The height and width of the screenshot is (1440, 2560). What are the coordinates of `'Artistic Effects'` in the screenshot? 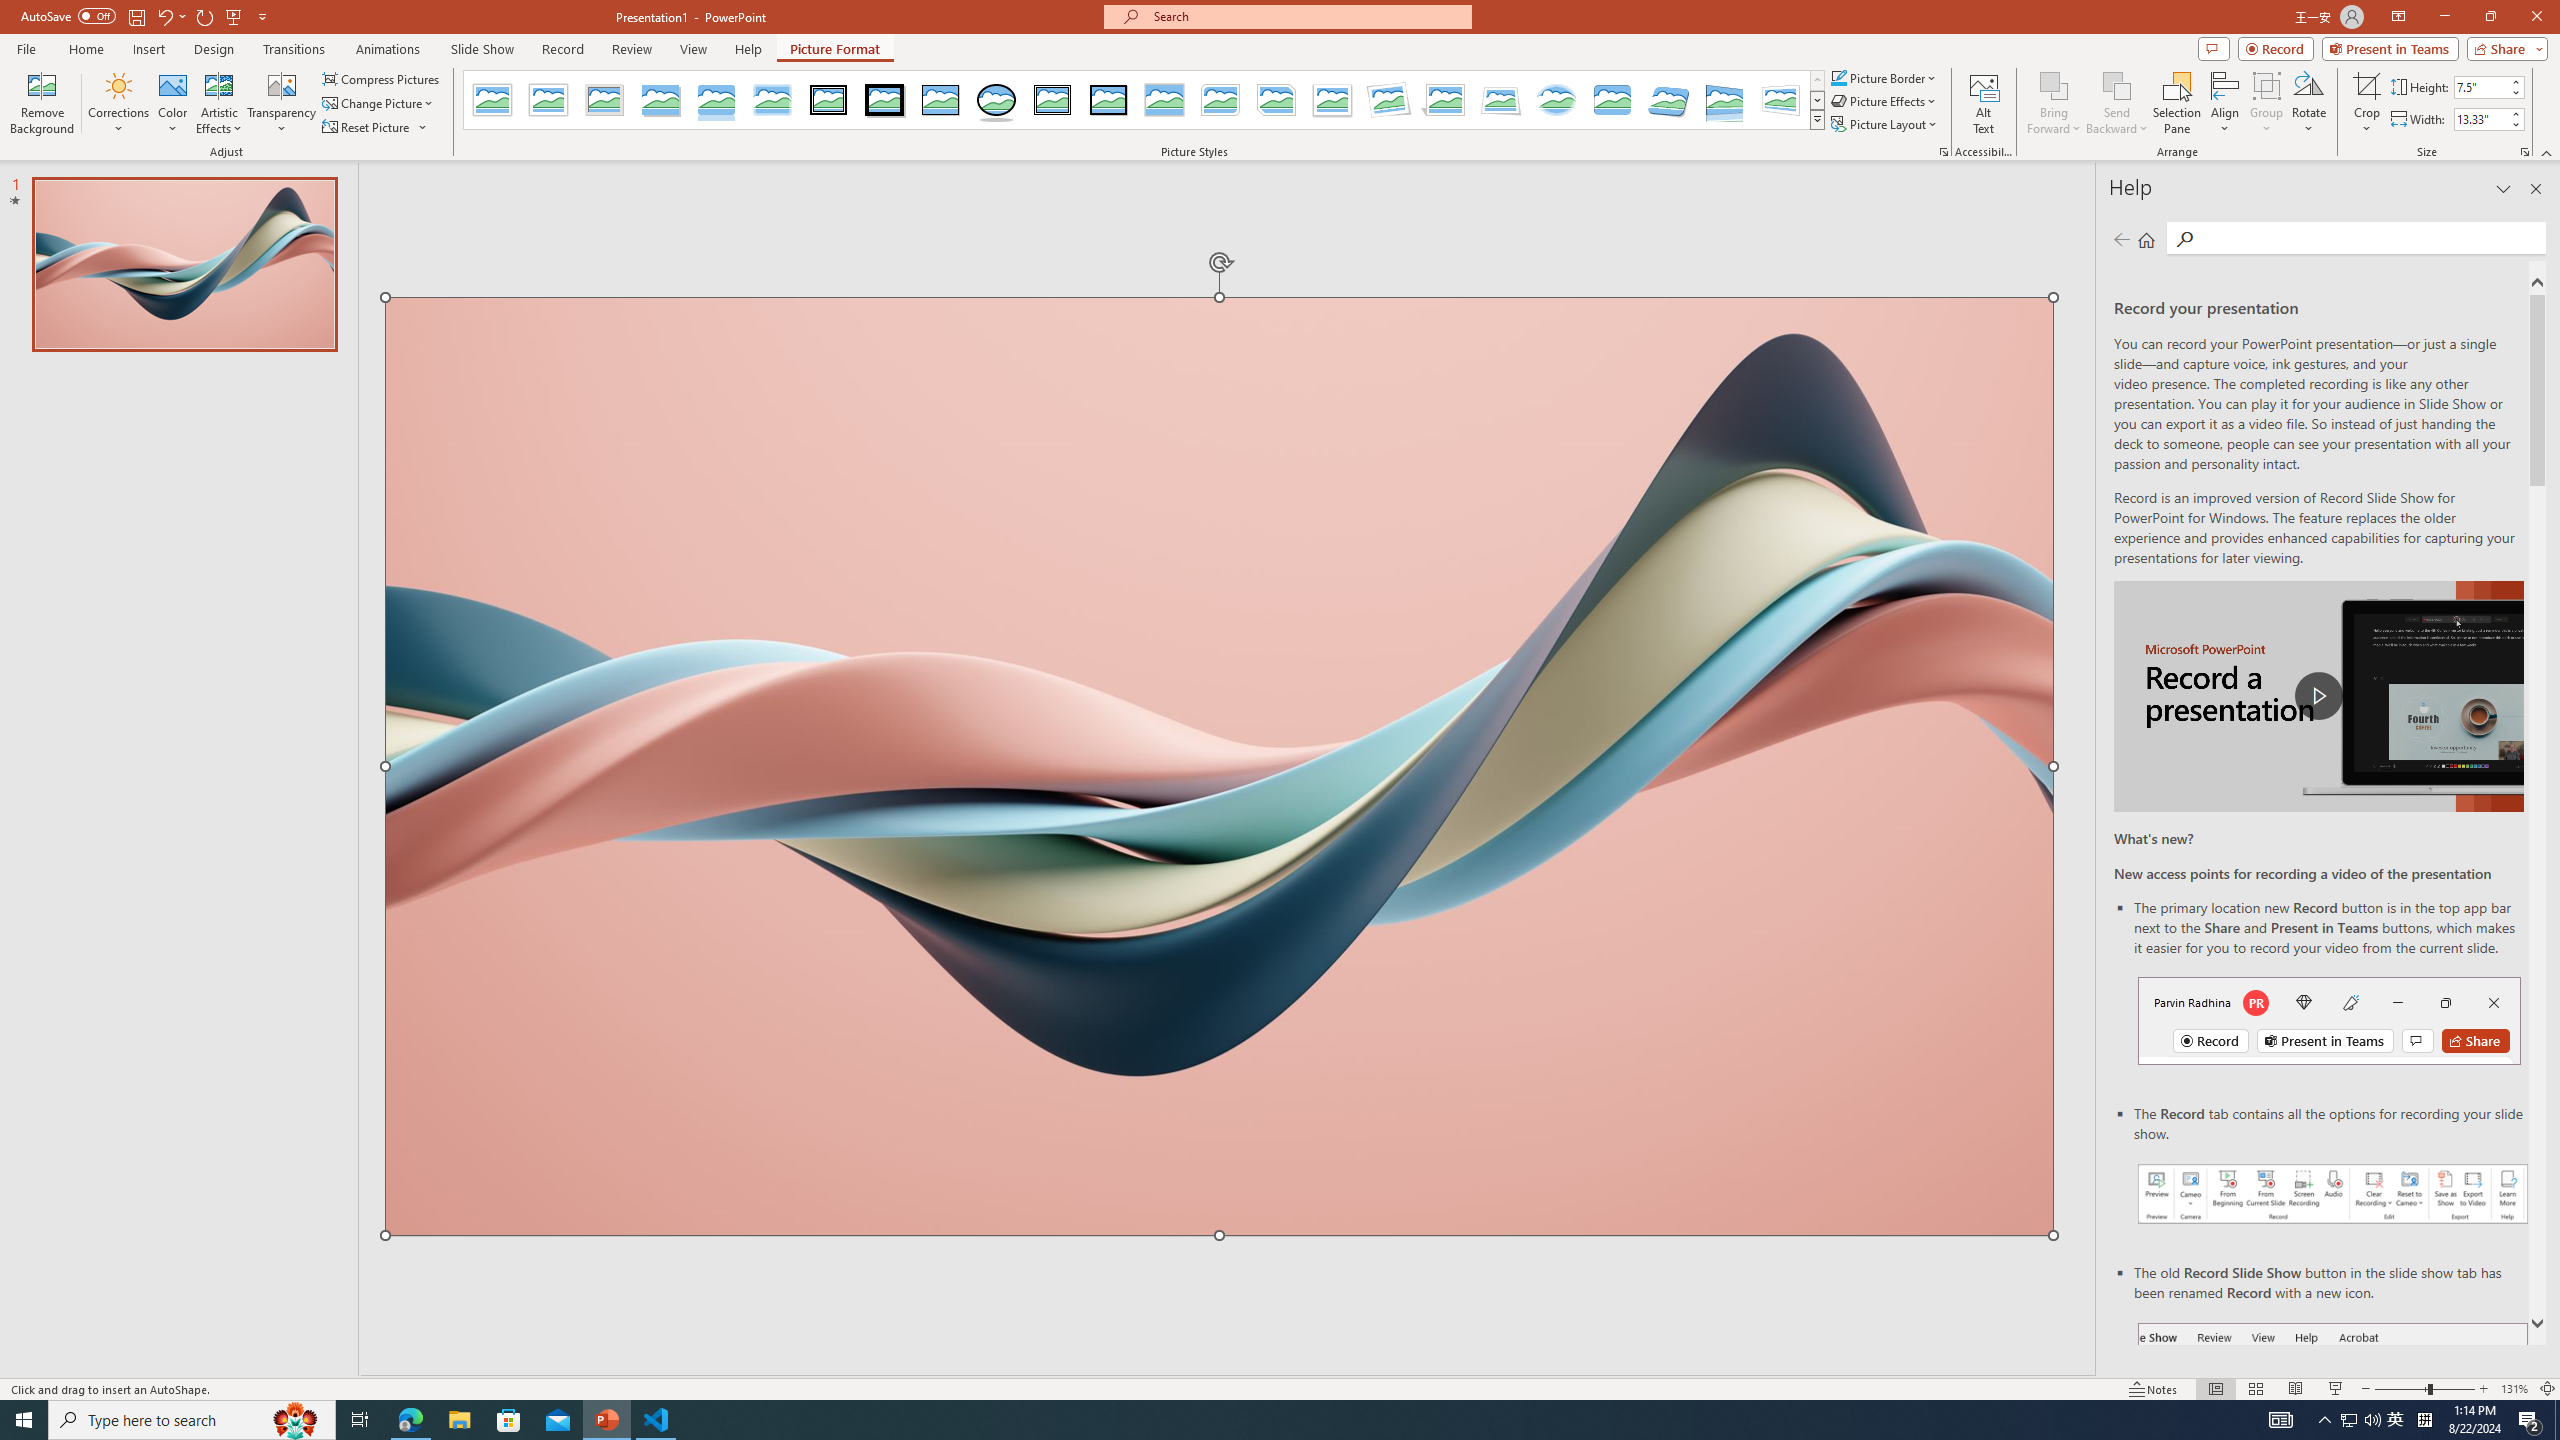 It's located at (220, 103).